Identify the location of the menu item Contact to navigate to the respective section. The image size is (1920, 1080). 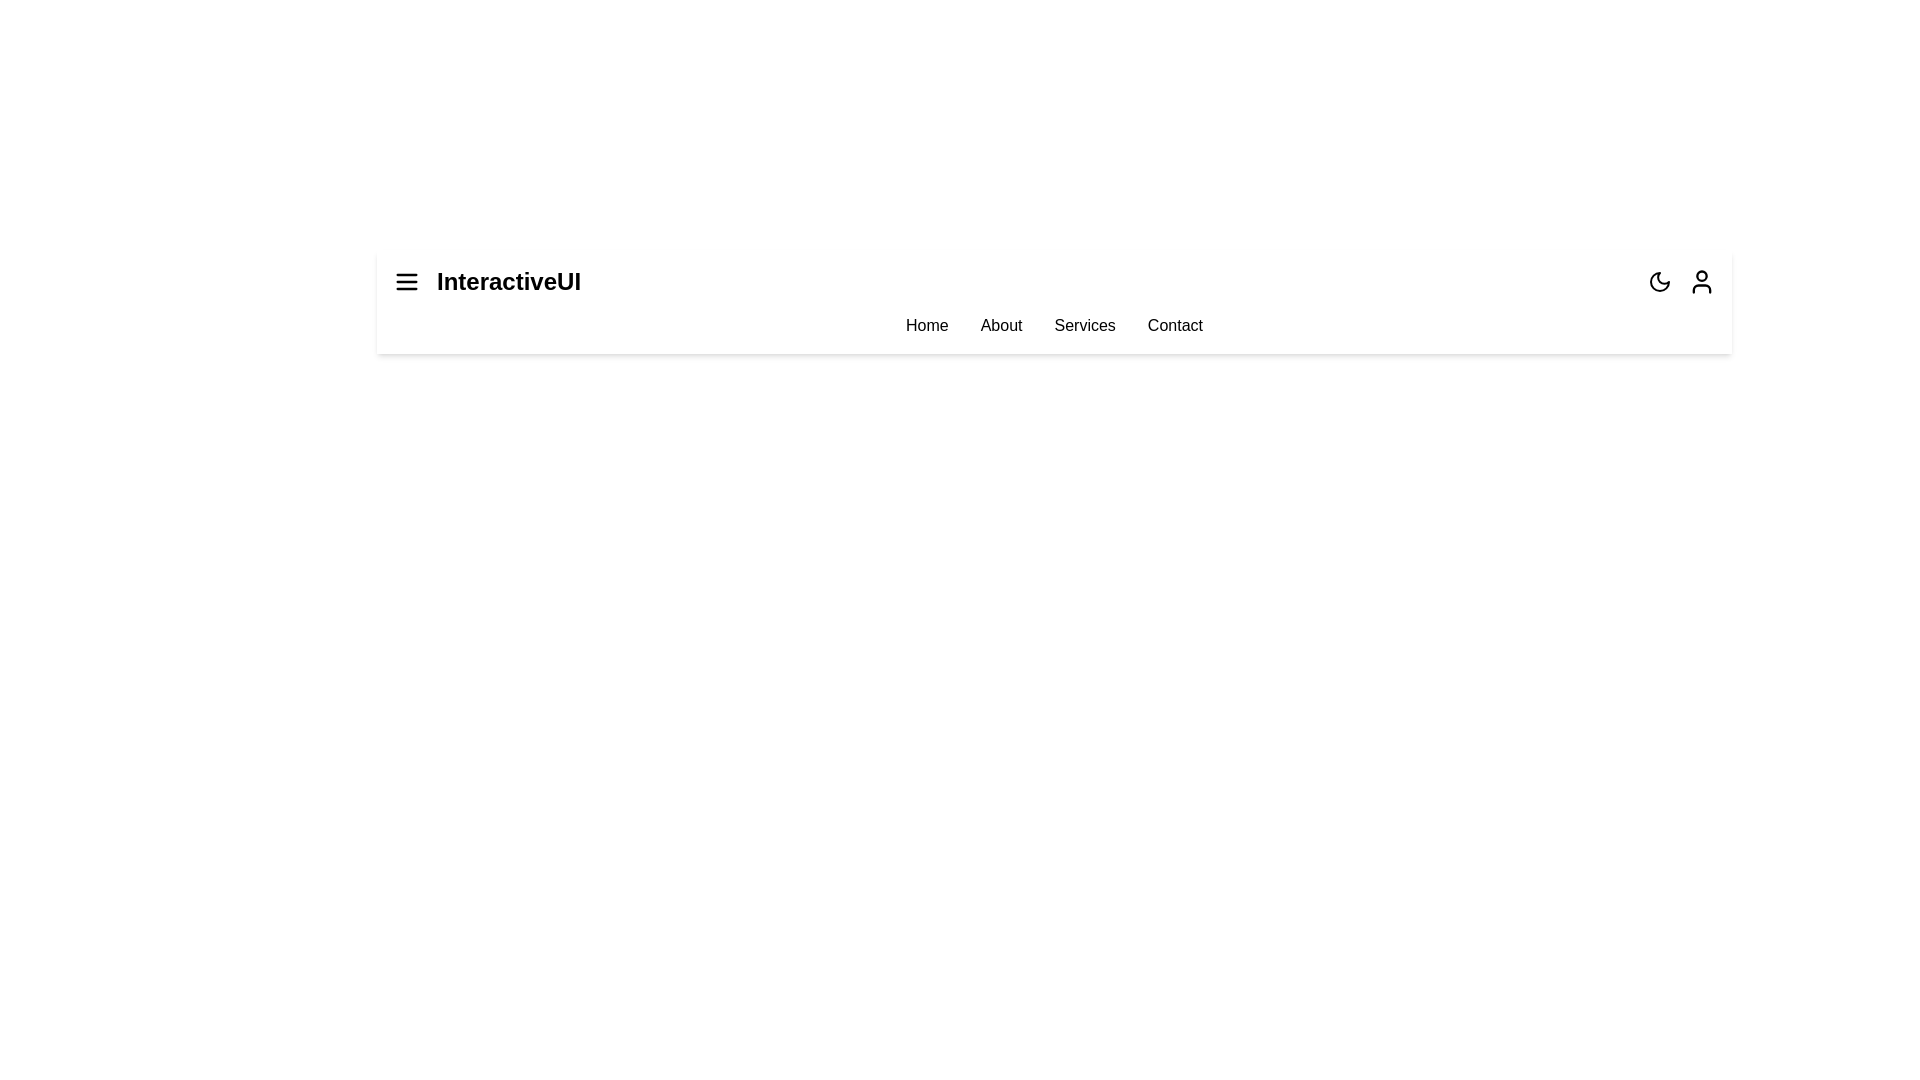
(1175, 325).